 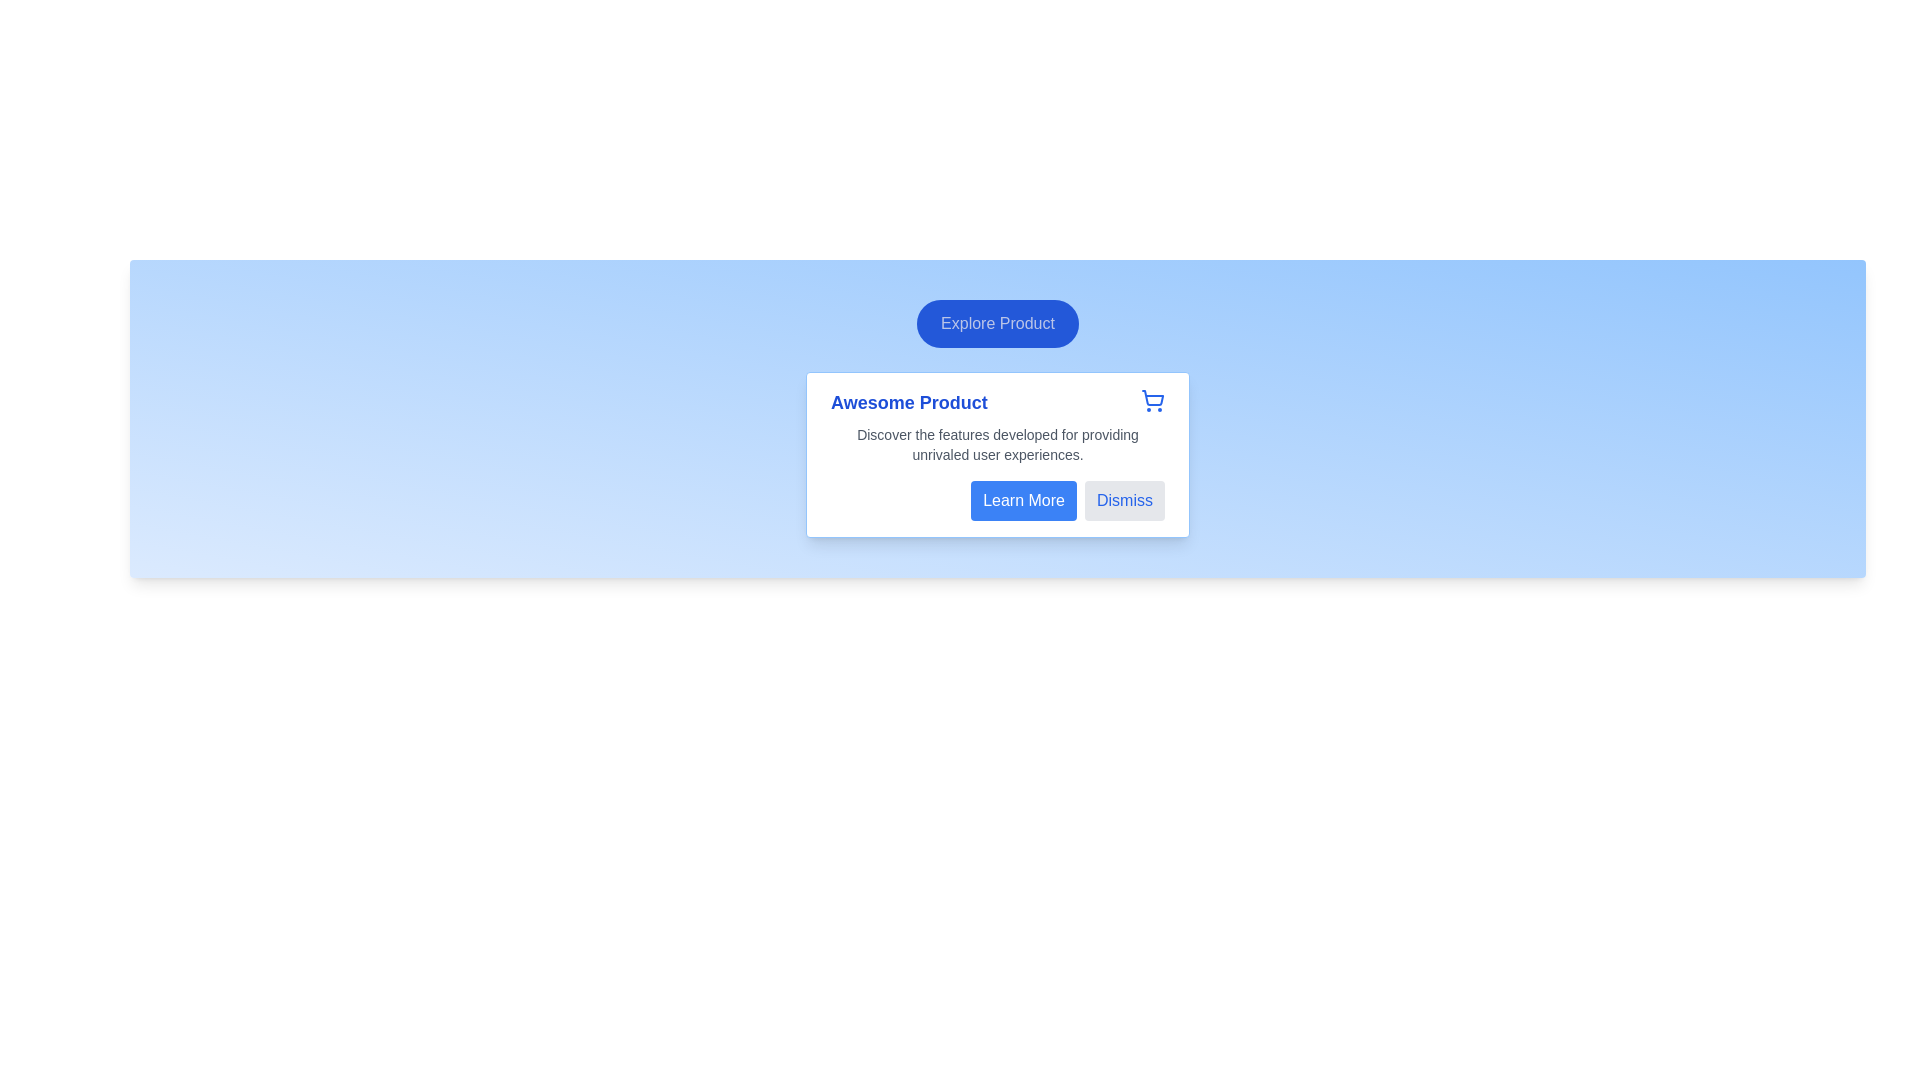 I want to click on the 'Learn More' or 'Dismiss' button in the horizontal button group located at the bottom-right of the card box, so click(x=998, y=500).